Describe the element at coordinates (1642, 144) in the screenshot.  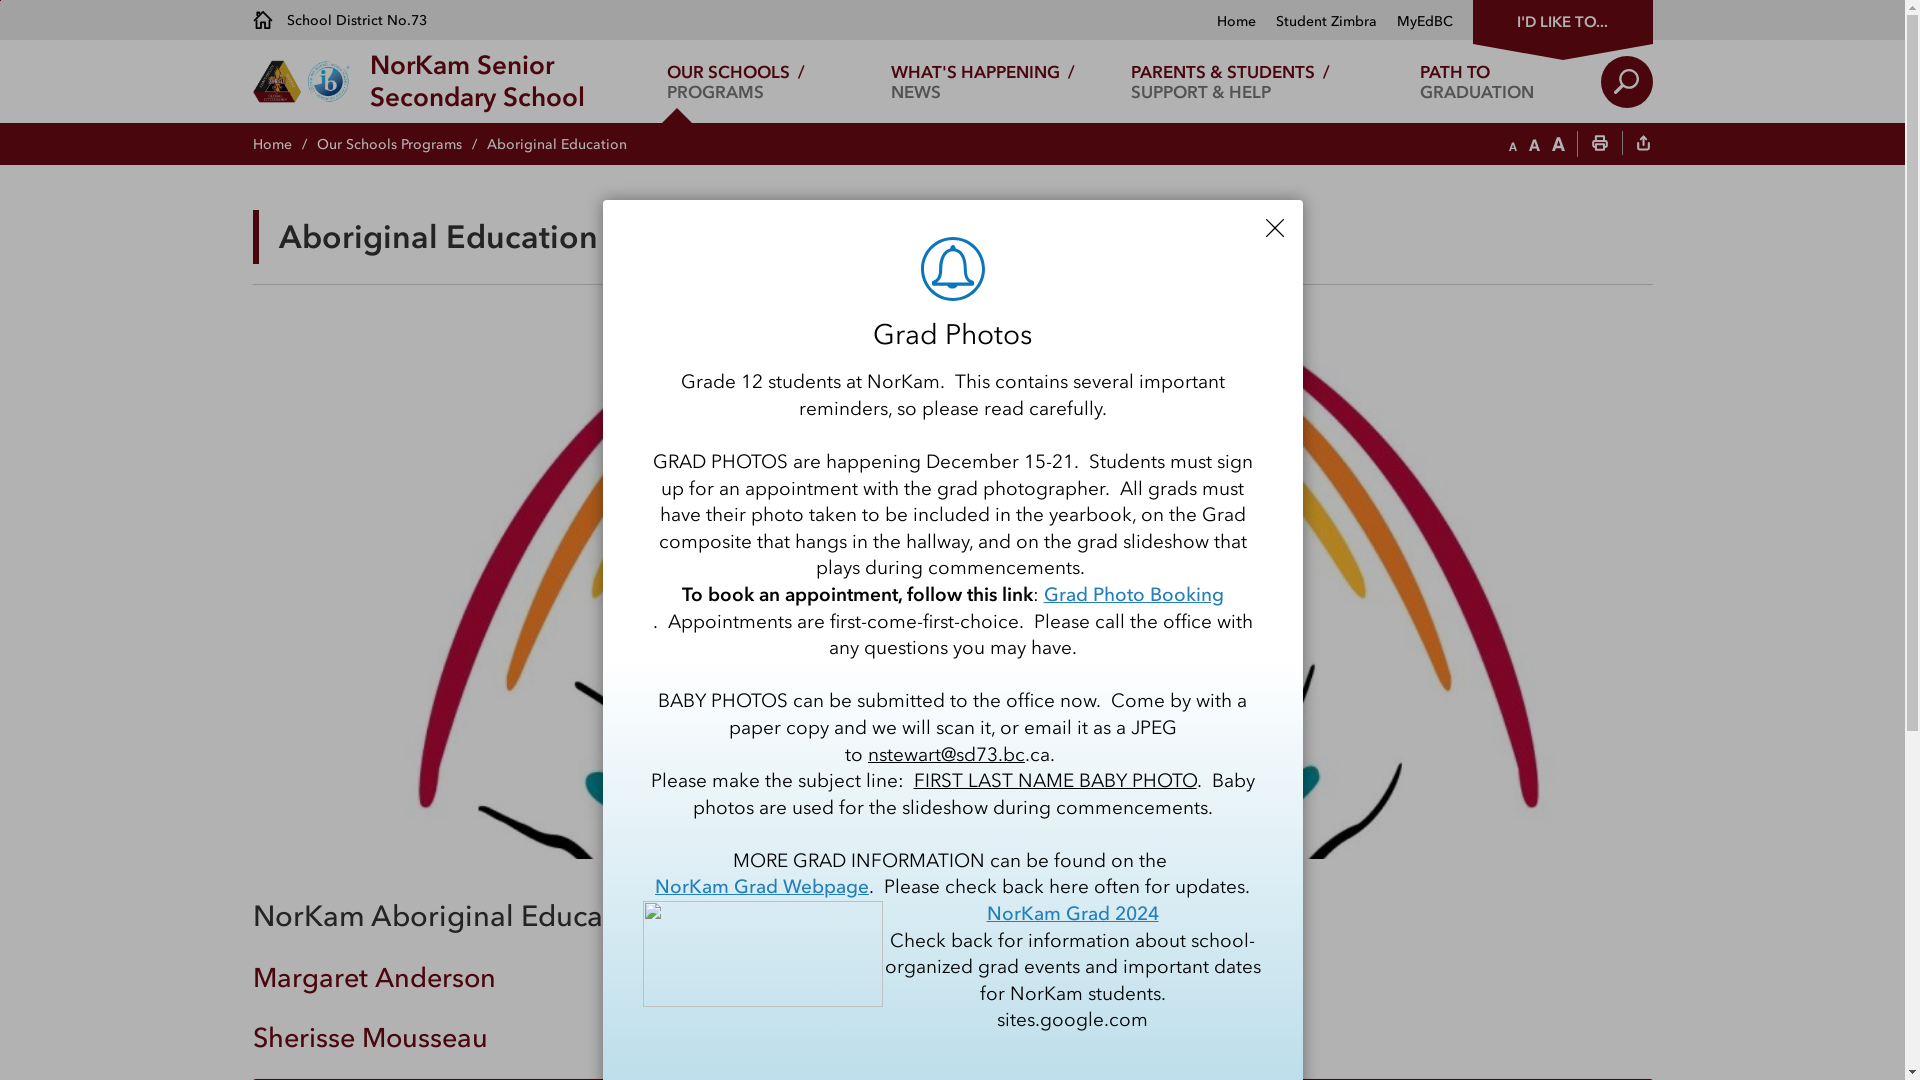
I see `' '` at that location.